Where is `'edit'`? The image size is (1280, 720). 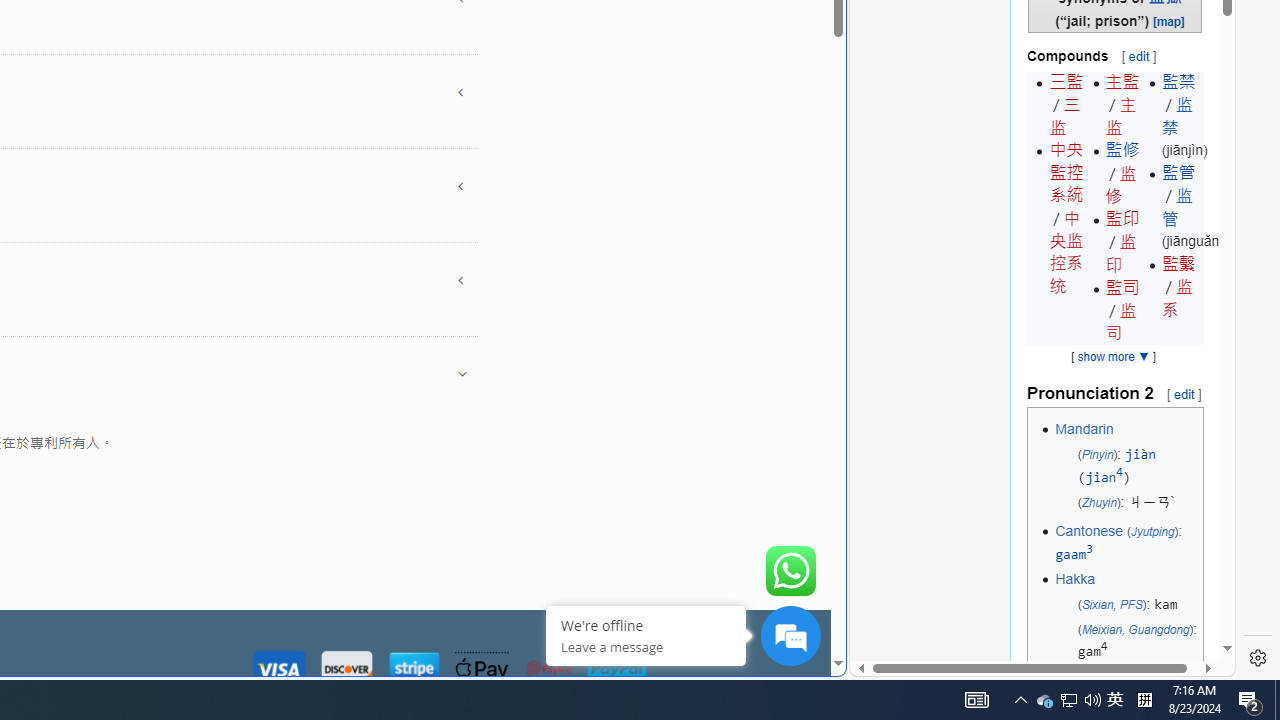
'edit' is located at coordinates (1184, 393).